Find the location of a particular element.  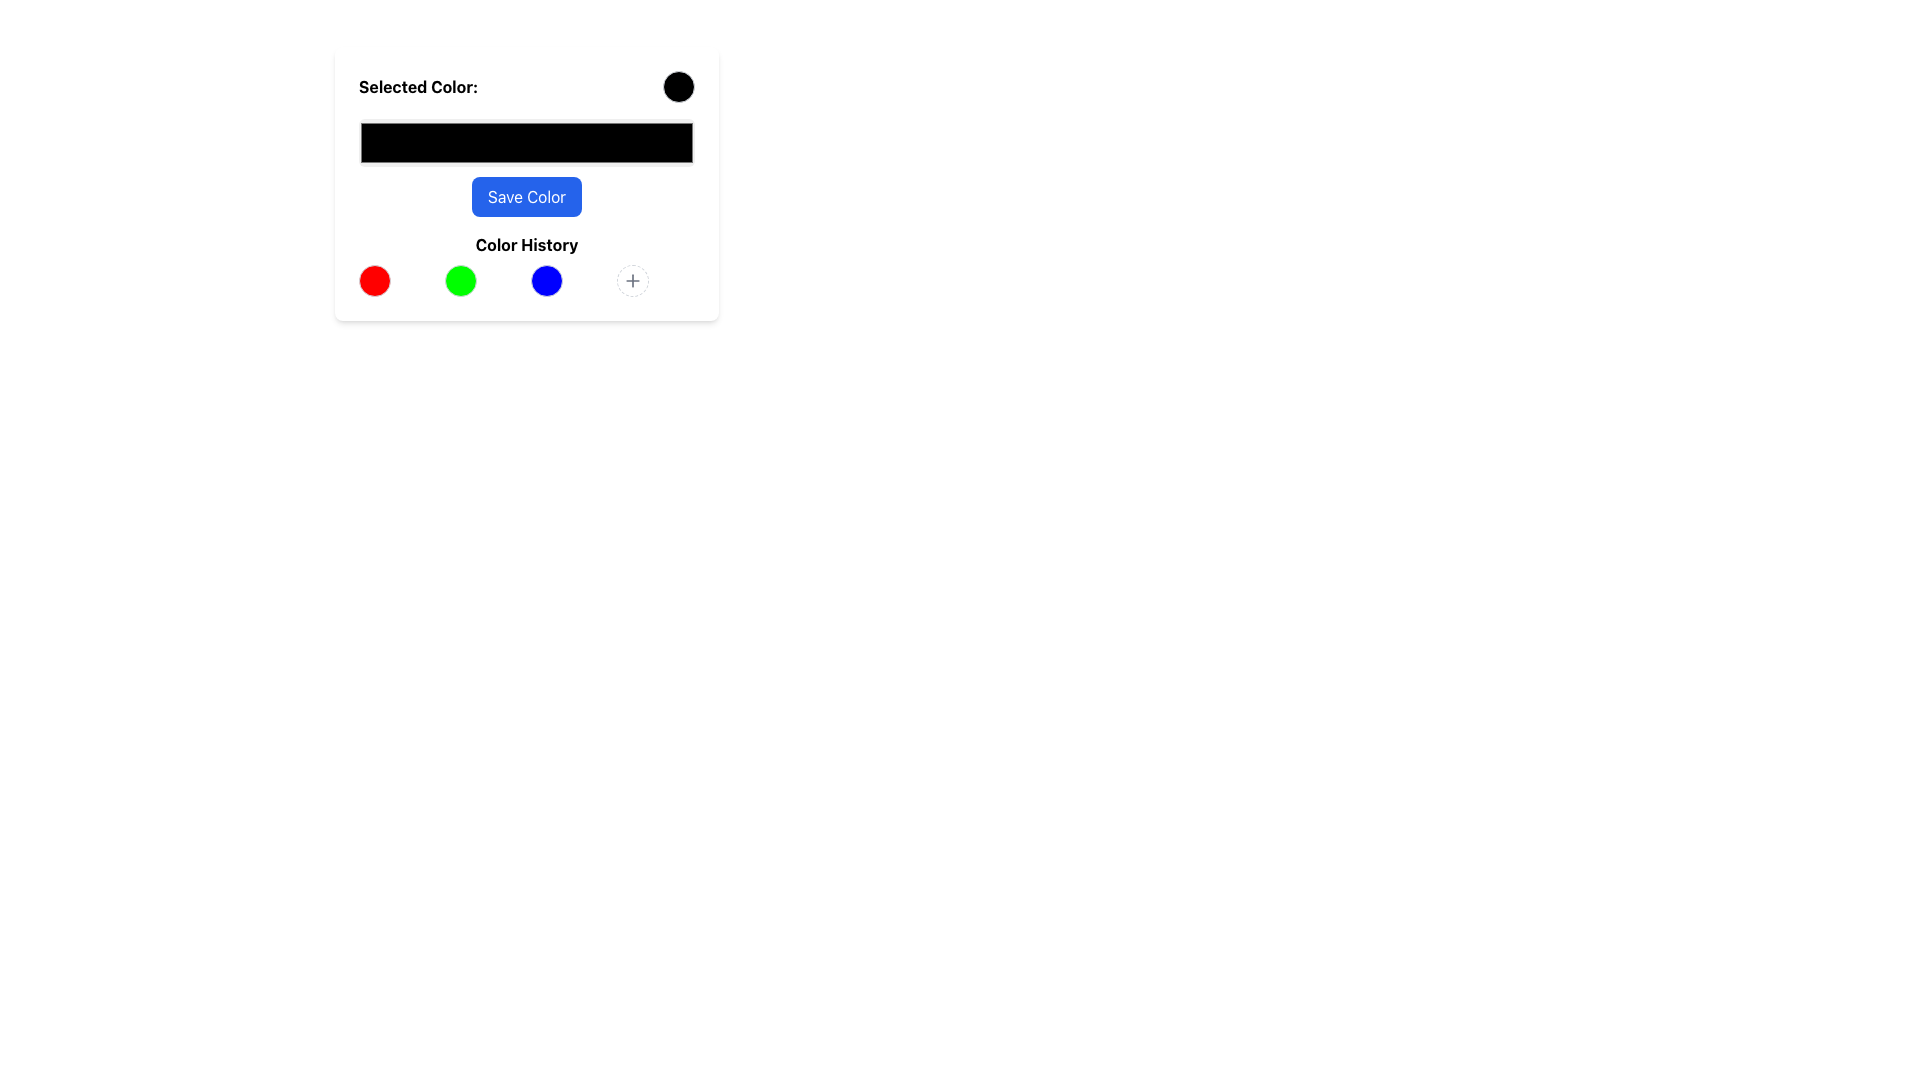

the red circular button with a white border located in the 'Color History' section is located at coordinates (374, 281).